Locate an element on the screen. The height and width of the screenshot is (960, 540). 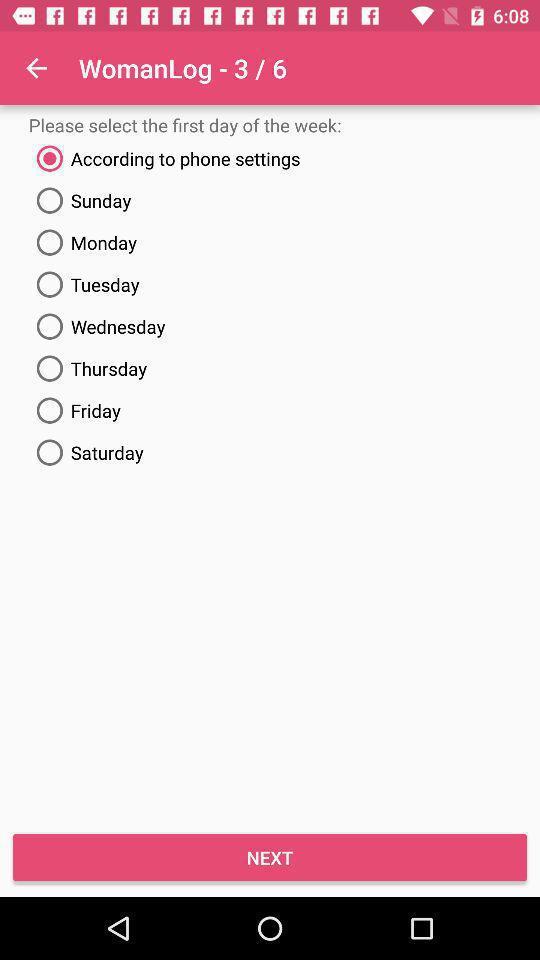
the wednesday icon is located at coordinates (270, 326).